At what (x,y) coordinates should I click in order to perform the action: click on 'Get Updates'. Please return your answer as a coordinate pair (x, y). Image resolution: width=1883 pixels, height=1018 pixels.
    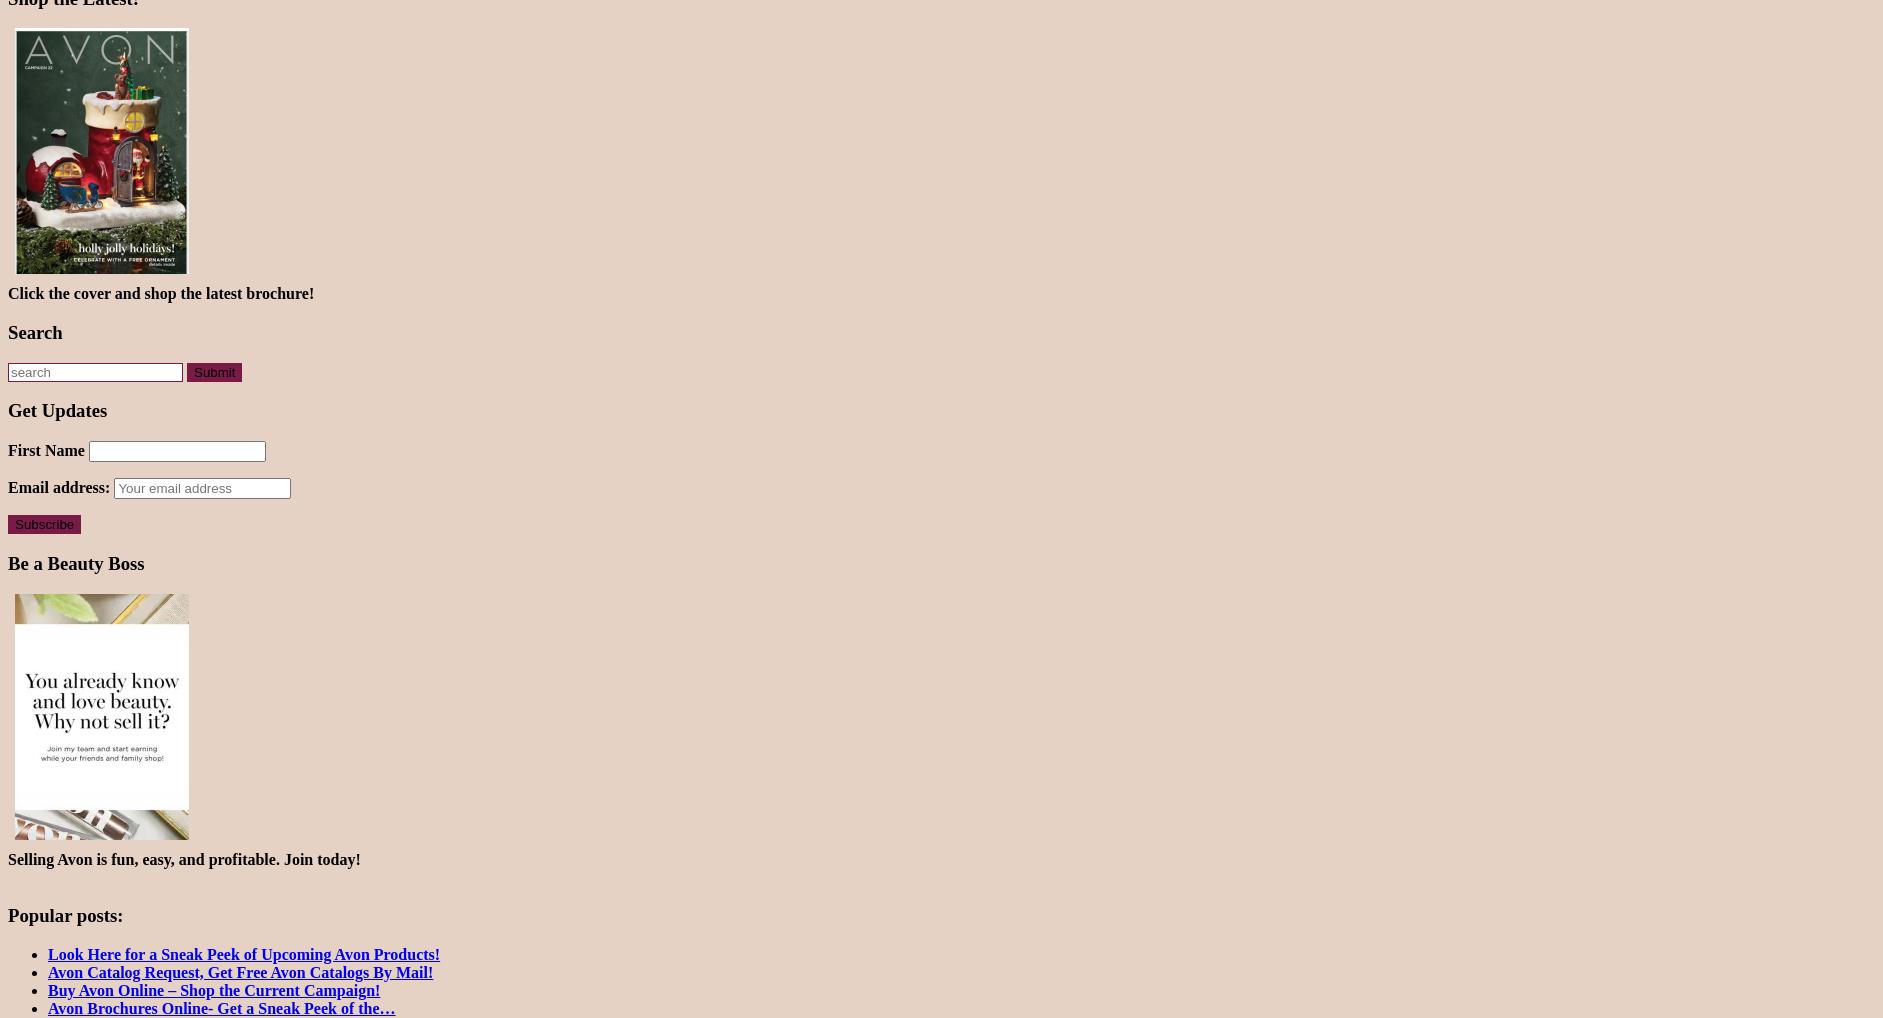
    Looking at the image, I should click on (56, 409).